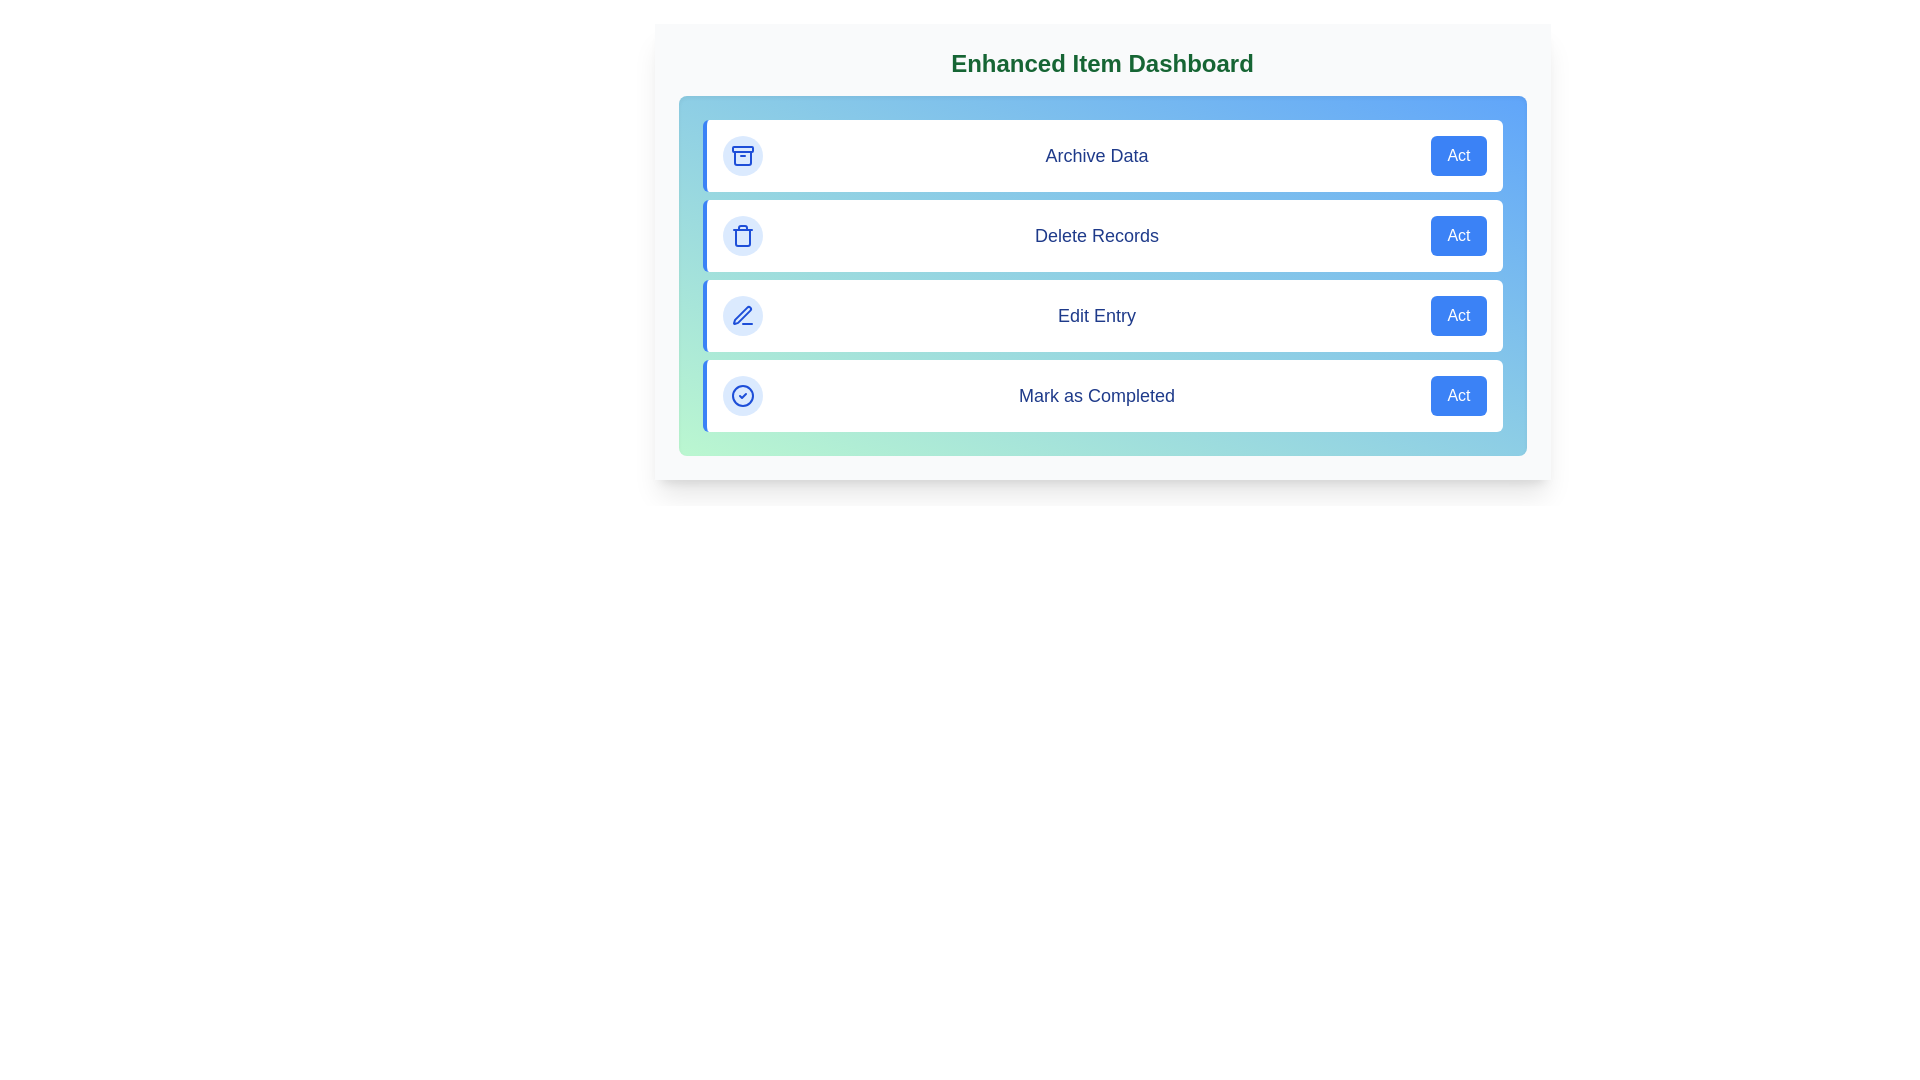 The width and height of the screenshot is (1920, 1080). I want to click on the 'Act' button for the action 'Archive Data', so click(1459, 154).